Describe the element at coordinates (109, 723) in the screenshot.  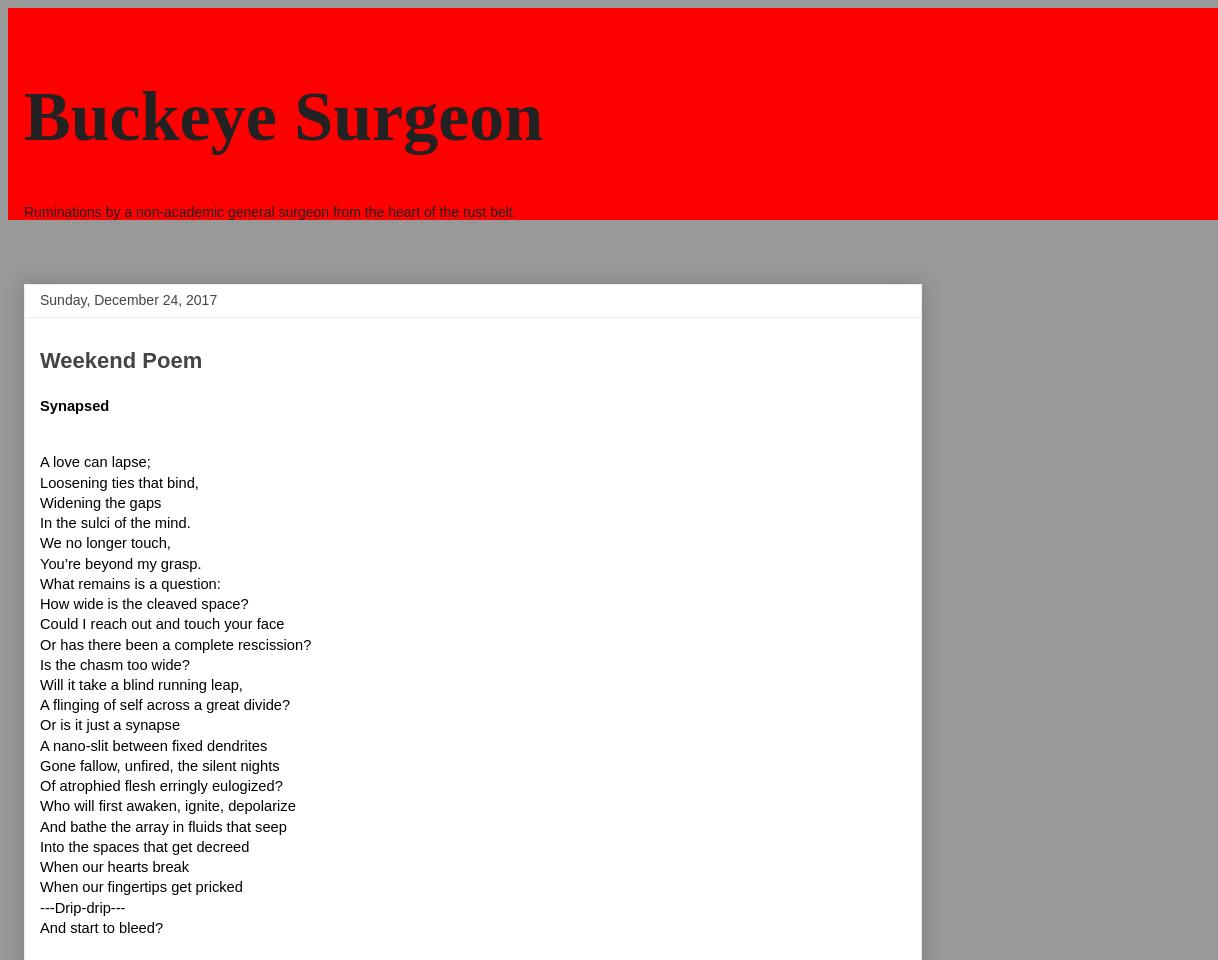
I see `'Or is it just a synapse'` at that location.